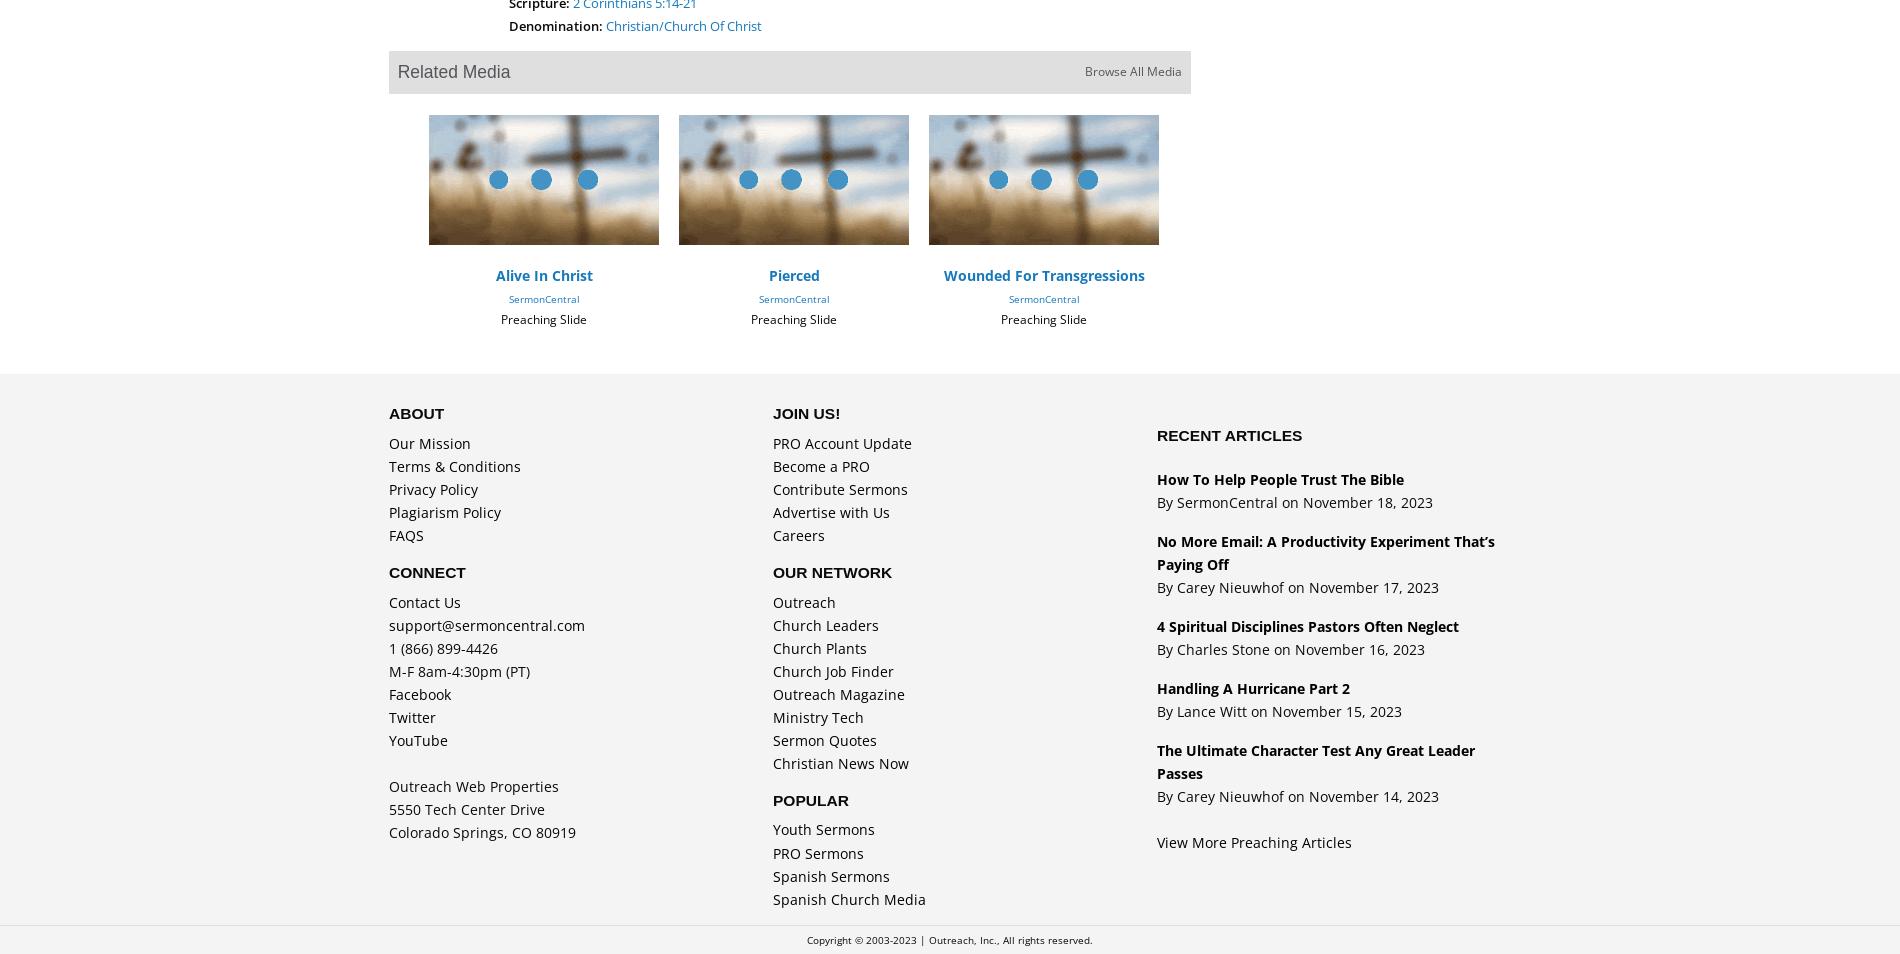  I want to click on '4 Spiritual Disciplines Pastors Often Neglect', so click(1306, 625).